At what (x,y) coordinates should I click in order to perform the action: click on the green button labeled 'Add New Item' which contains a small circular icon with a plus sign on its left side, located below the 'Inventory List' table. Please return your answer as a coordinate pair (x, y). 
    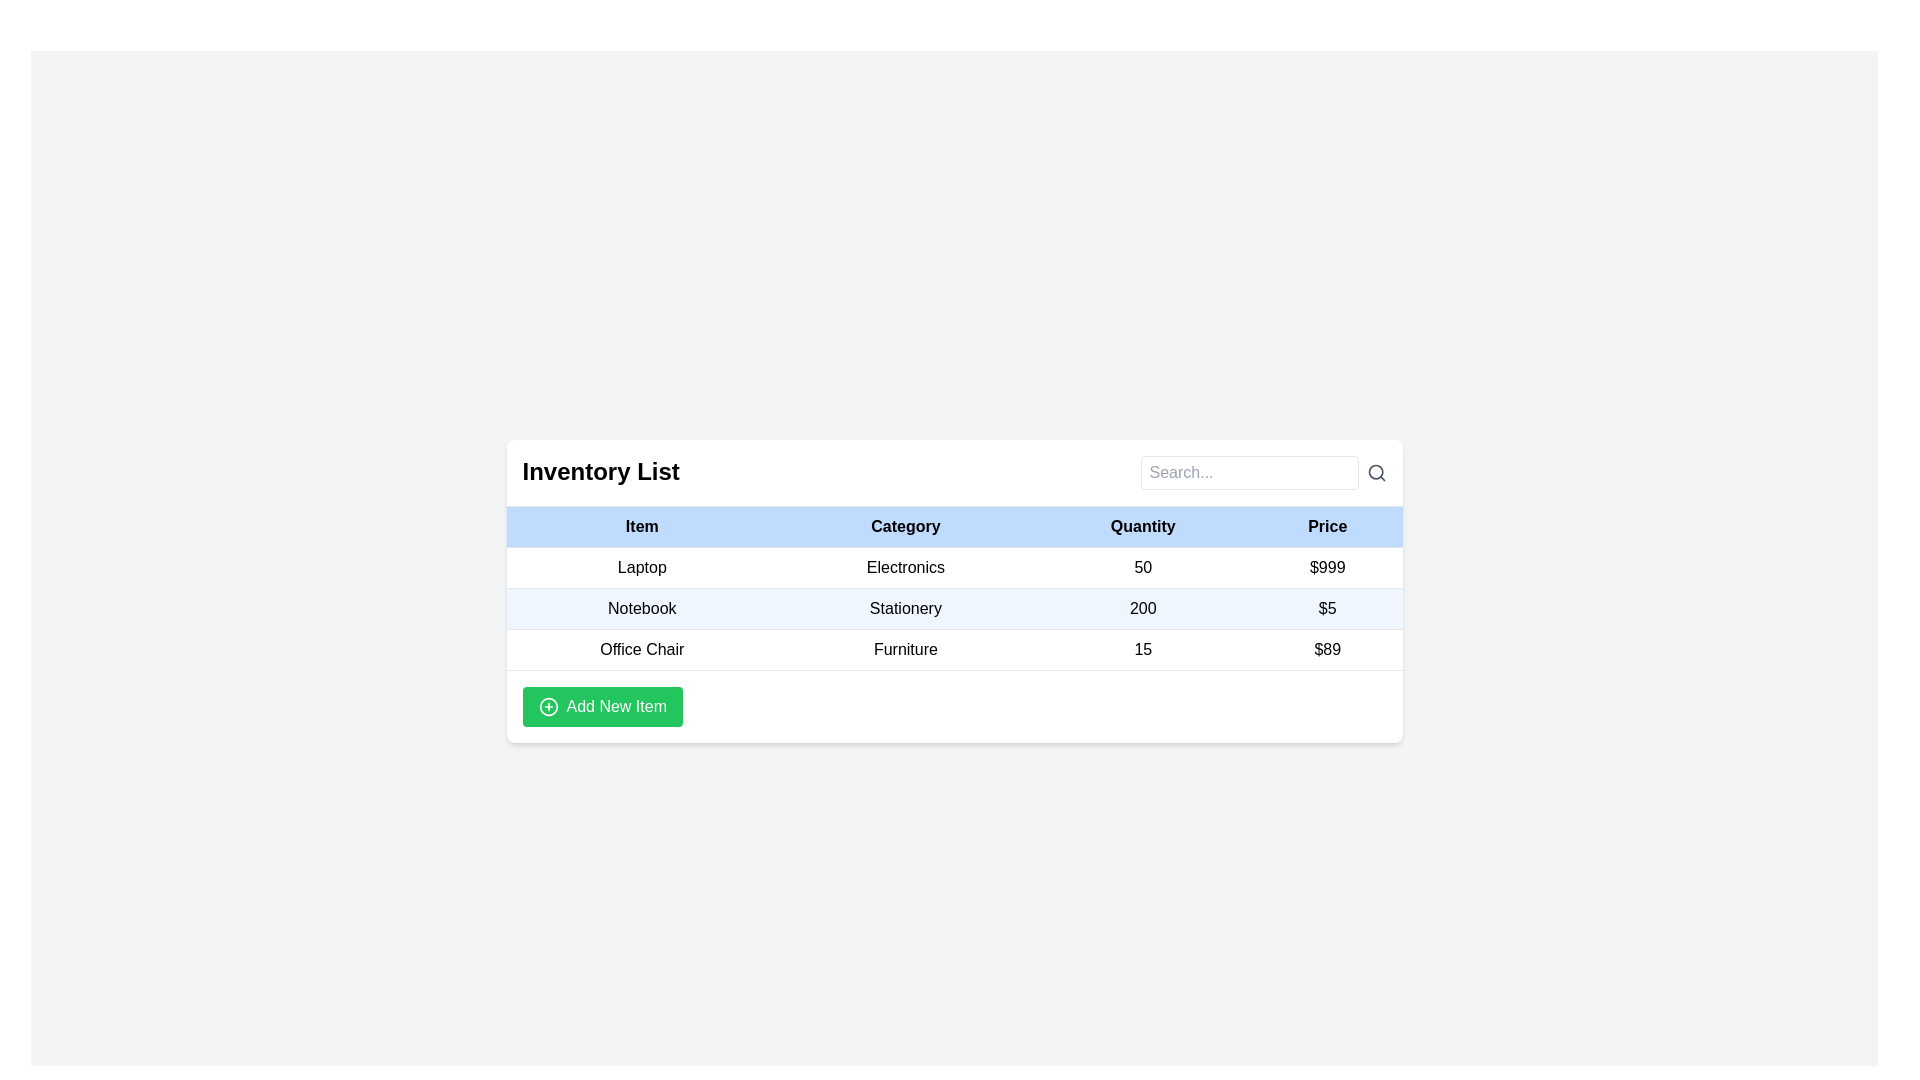
    Looking at the image, I should click on (548, 705).